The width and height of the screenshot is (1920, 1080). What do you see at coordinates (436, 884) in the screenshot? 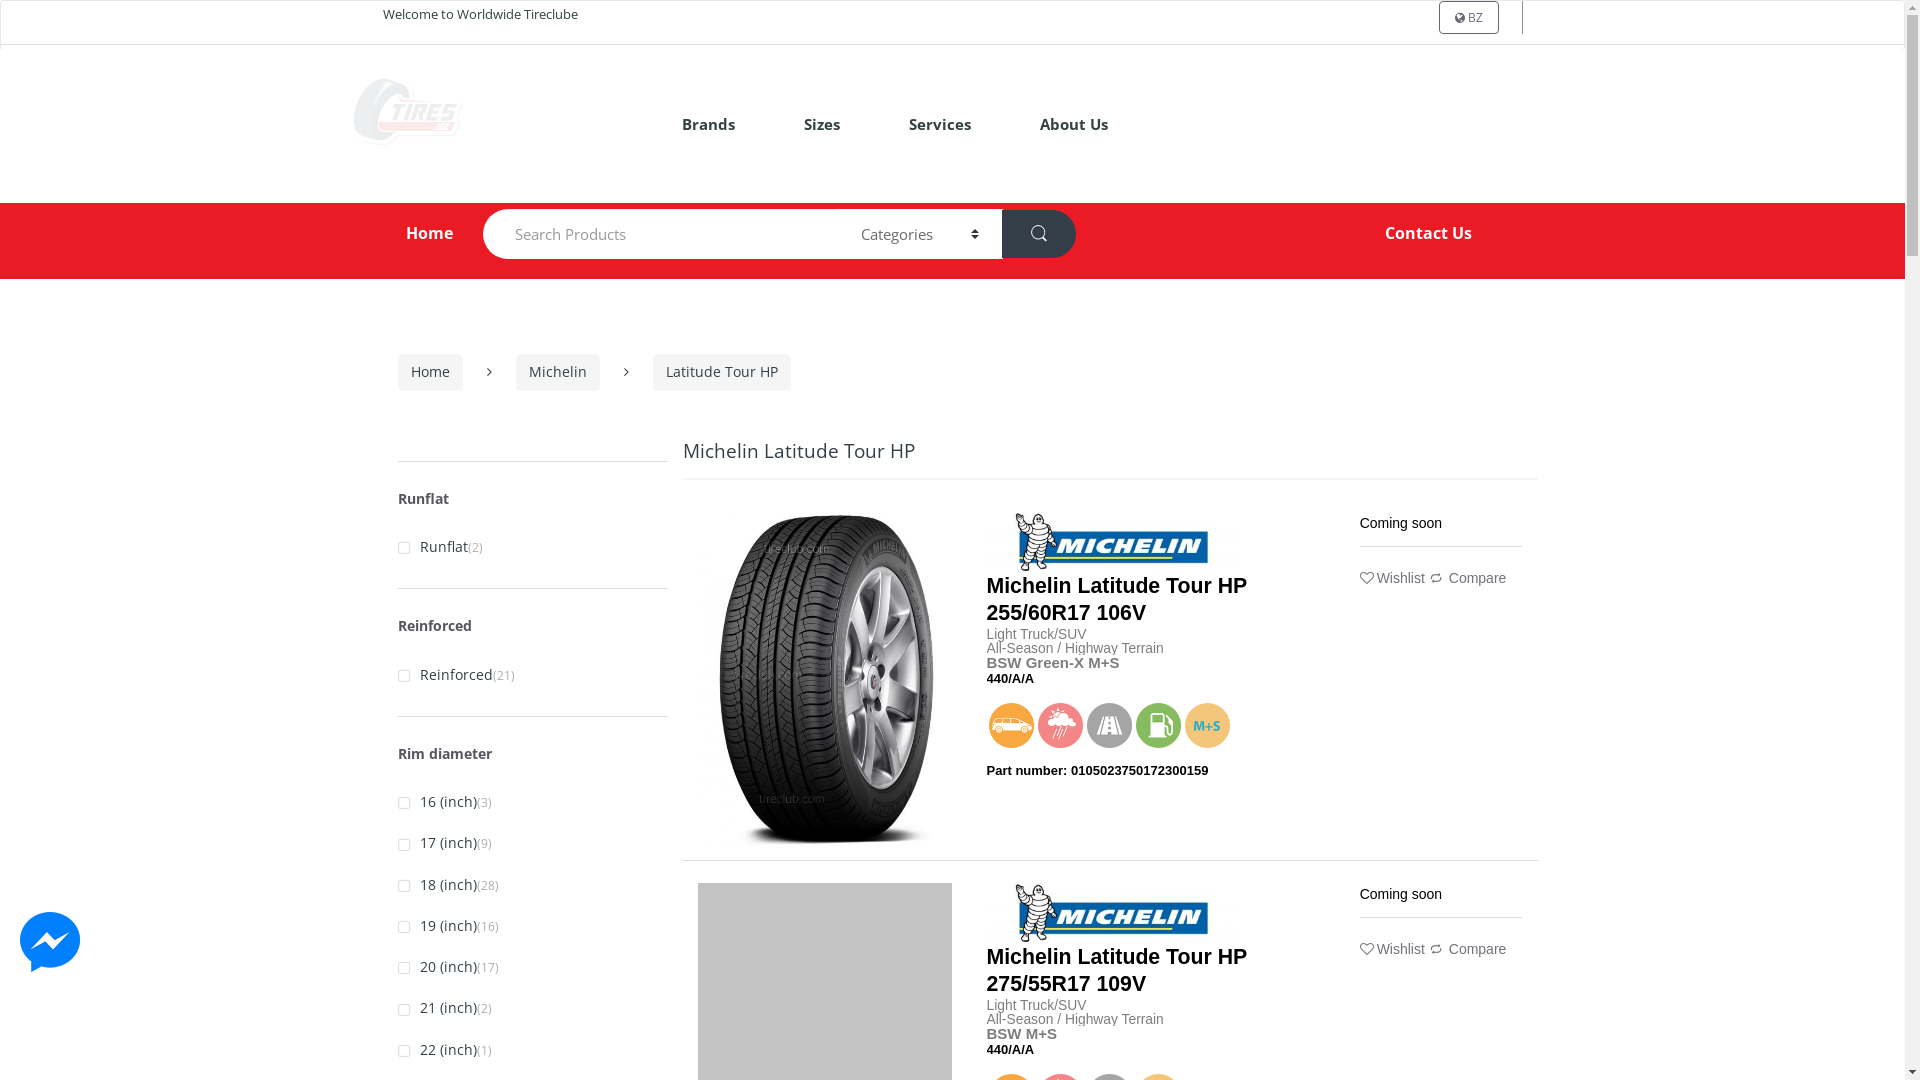
I see `'18 (inch)'` at bounding box center [436, 884].